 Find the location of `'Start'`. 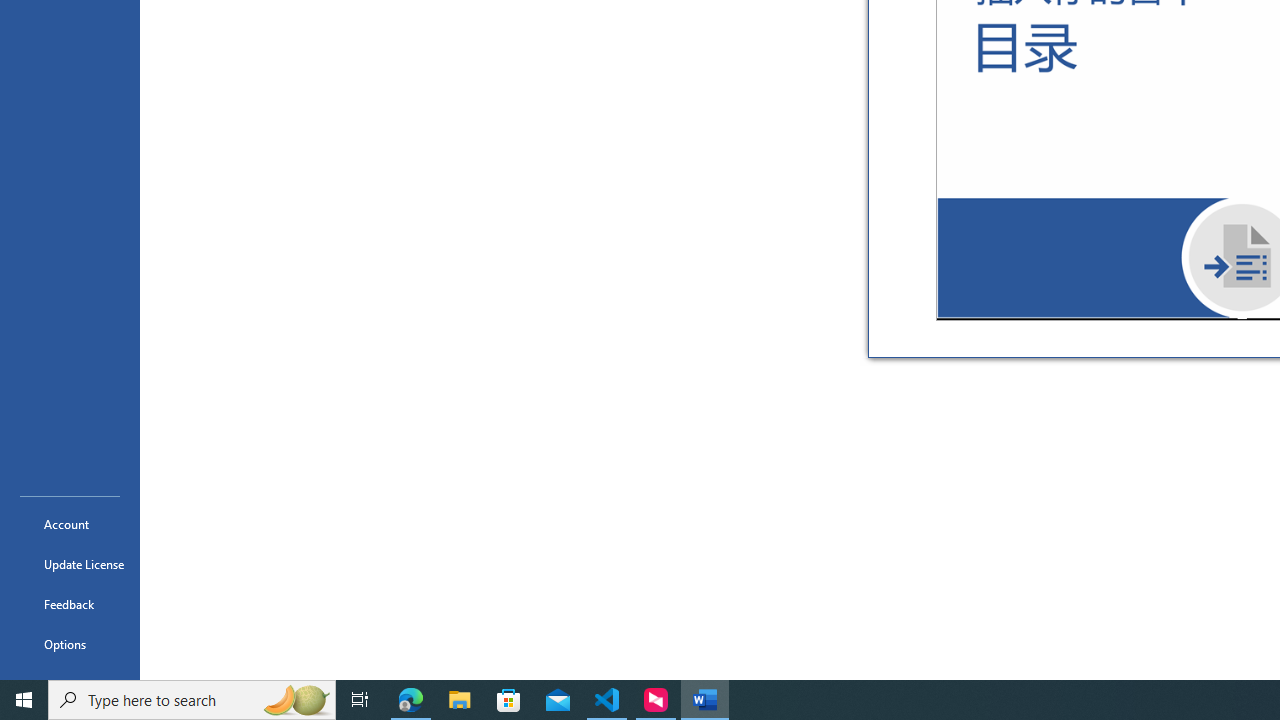

'Start' is located at coordinates (24, 698).